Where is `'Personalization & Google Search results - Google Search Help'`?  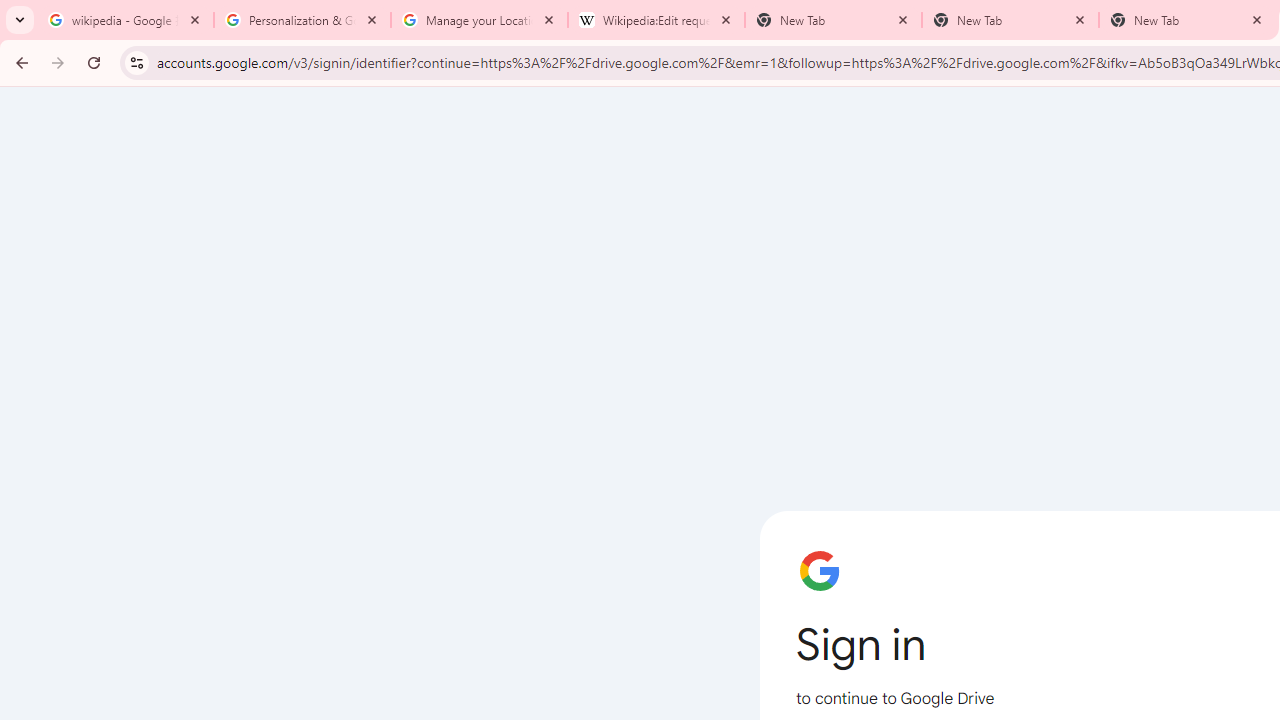
'Personalization & Google Search results - Google Search Help' is located at coordinates (301, 20).